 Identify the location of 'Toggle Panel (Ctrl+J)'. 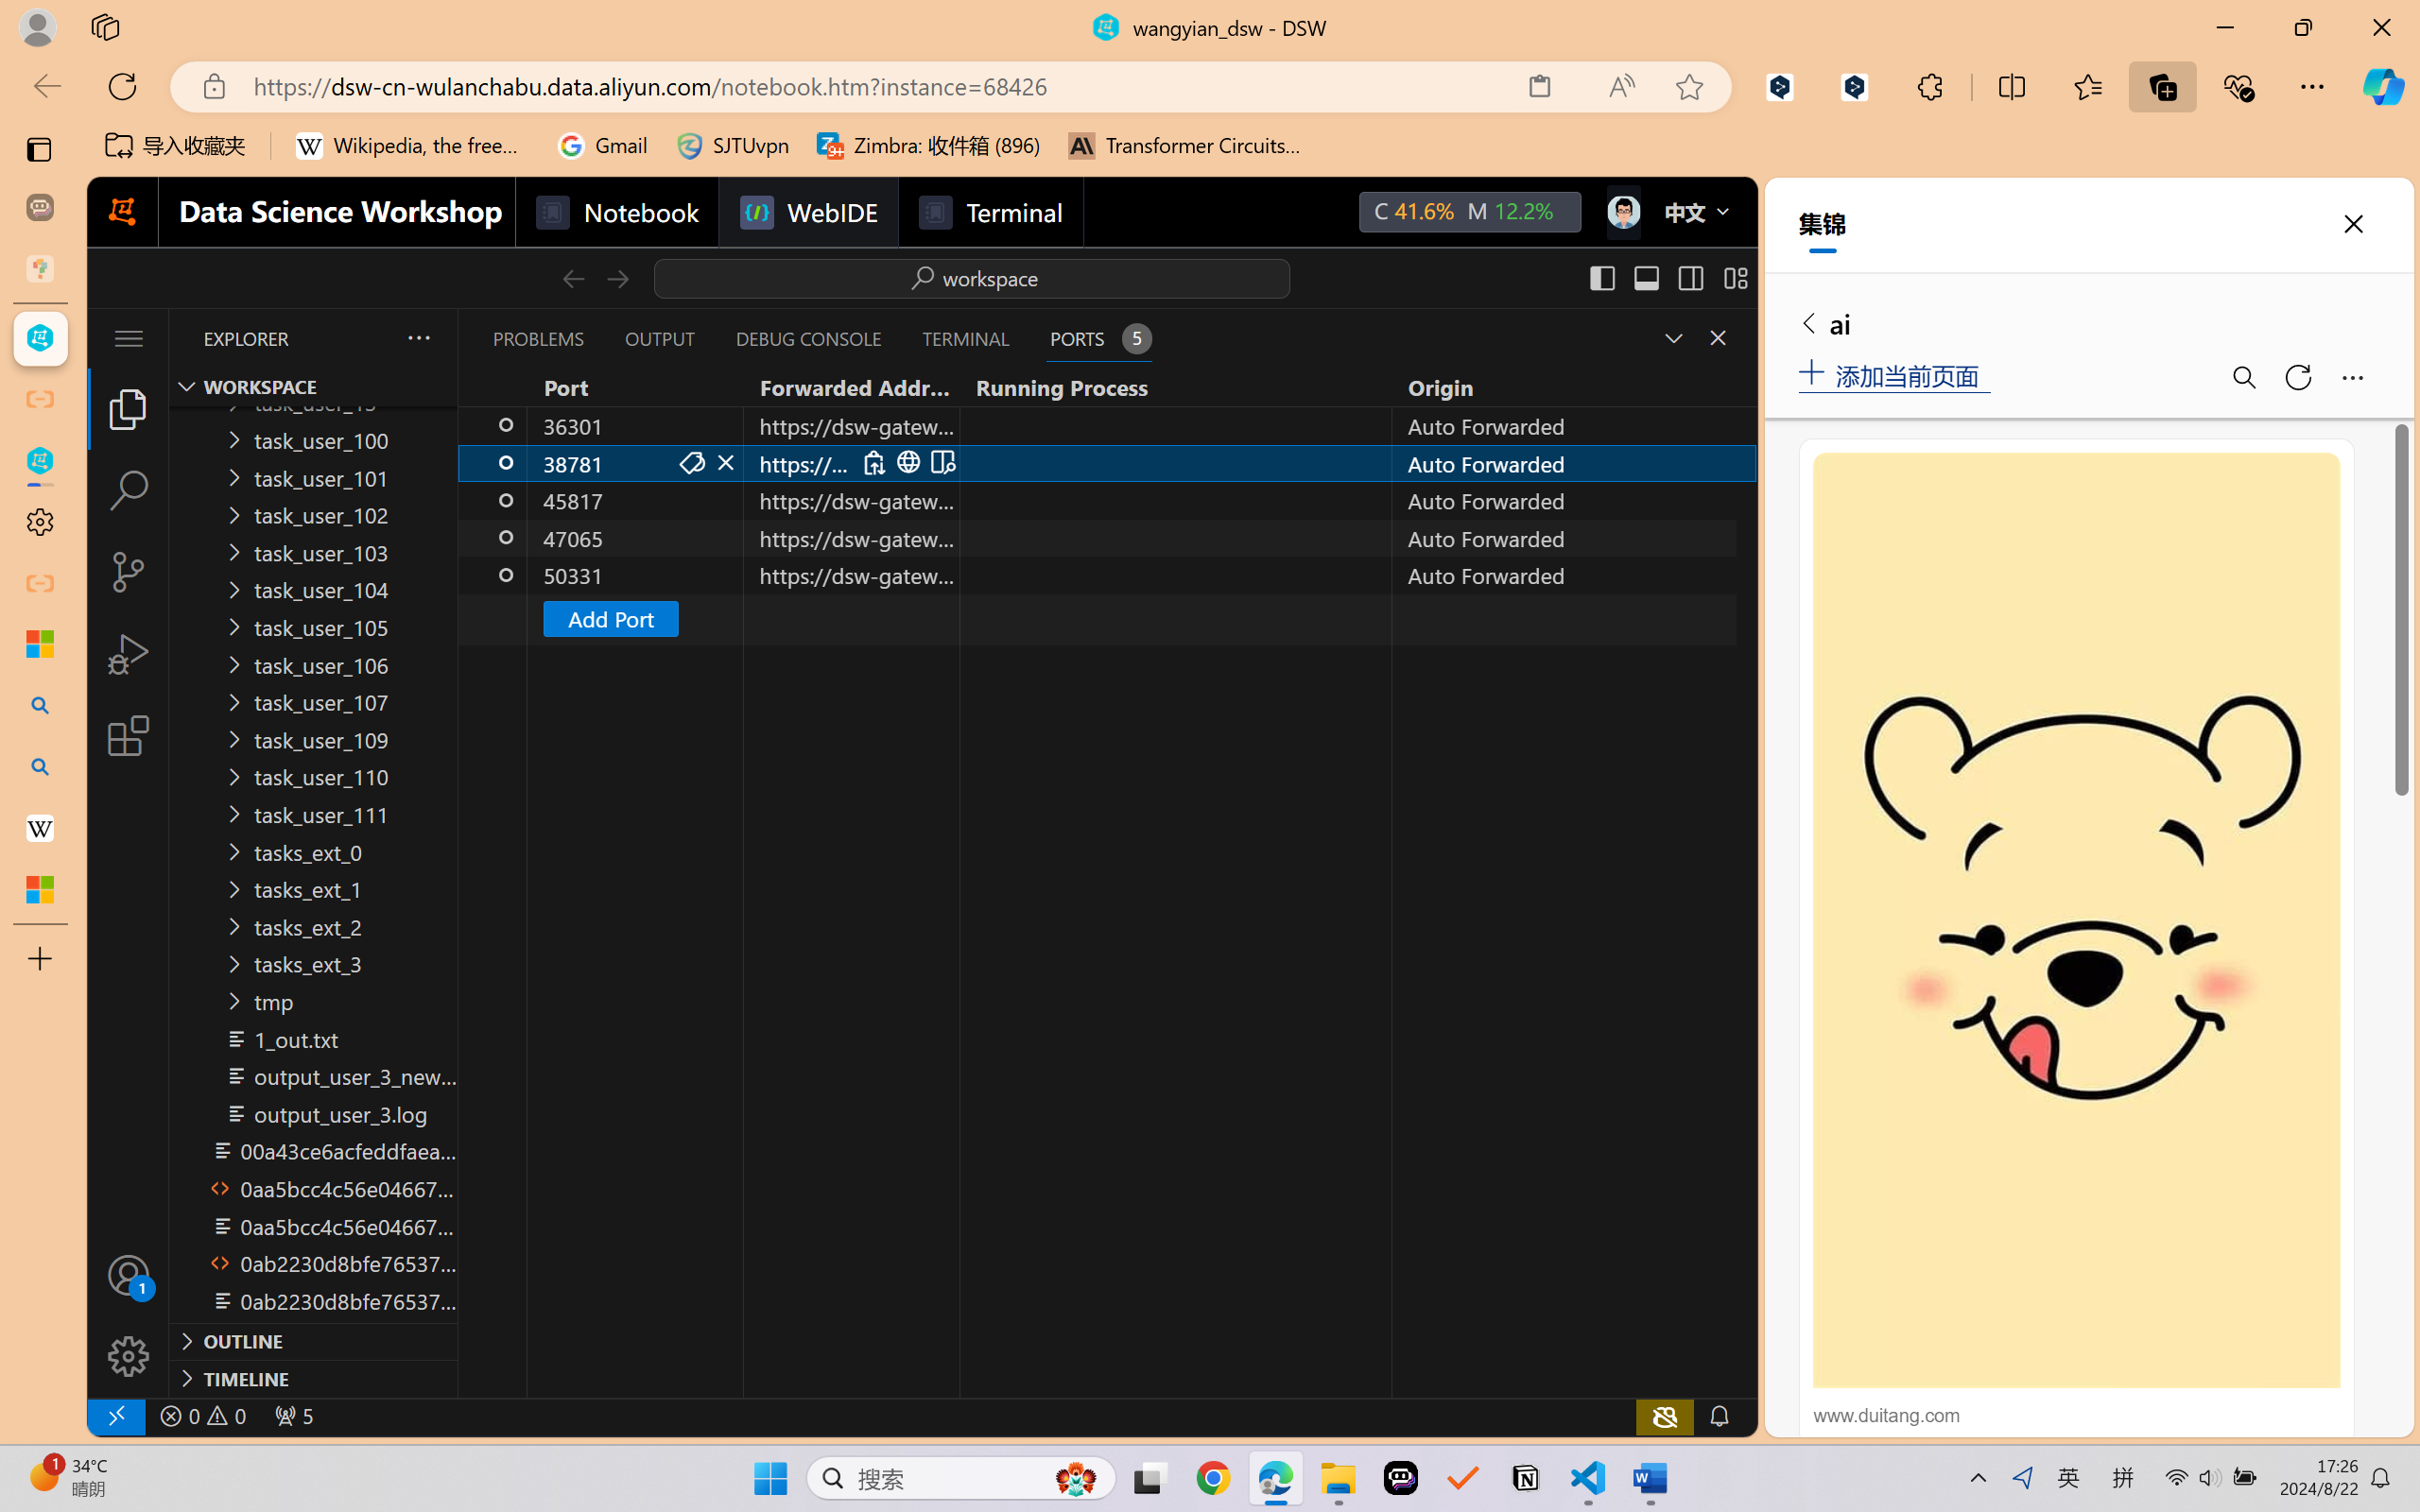
(1645, 277).